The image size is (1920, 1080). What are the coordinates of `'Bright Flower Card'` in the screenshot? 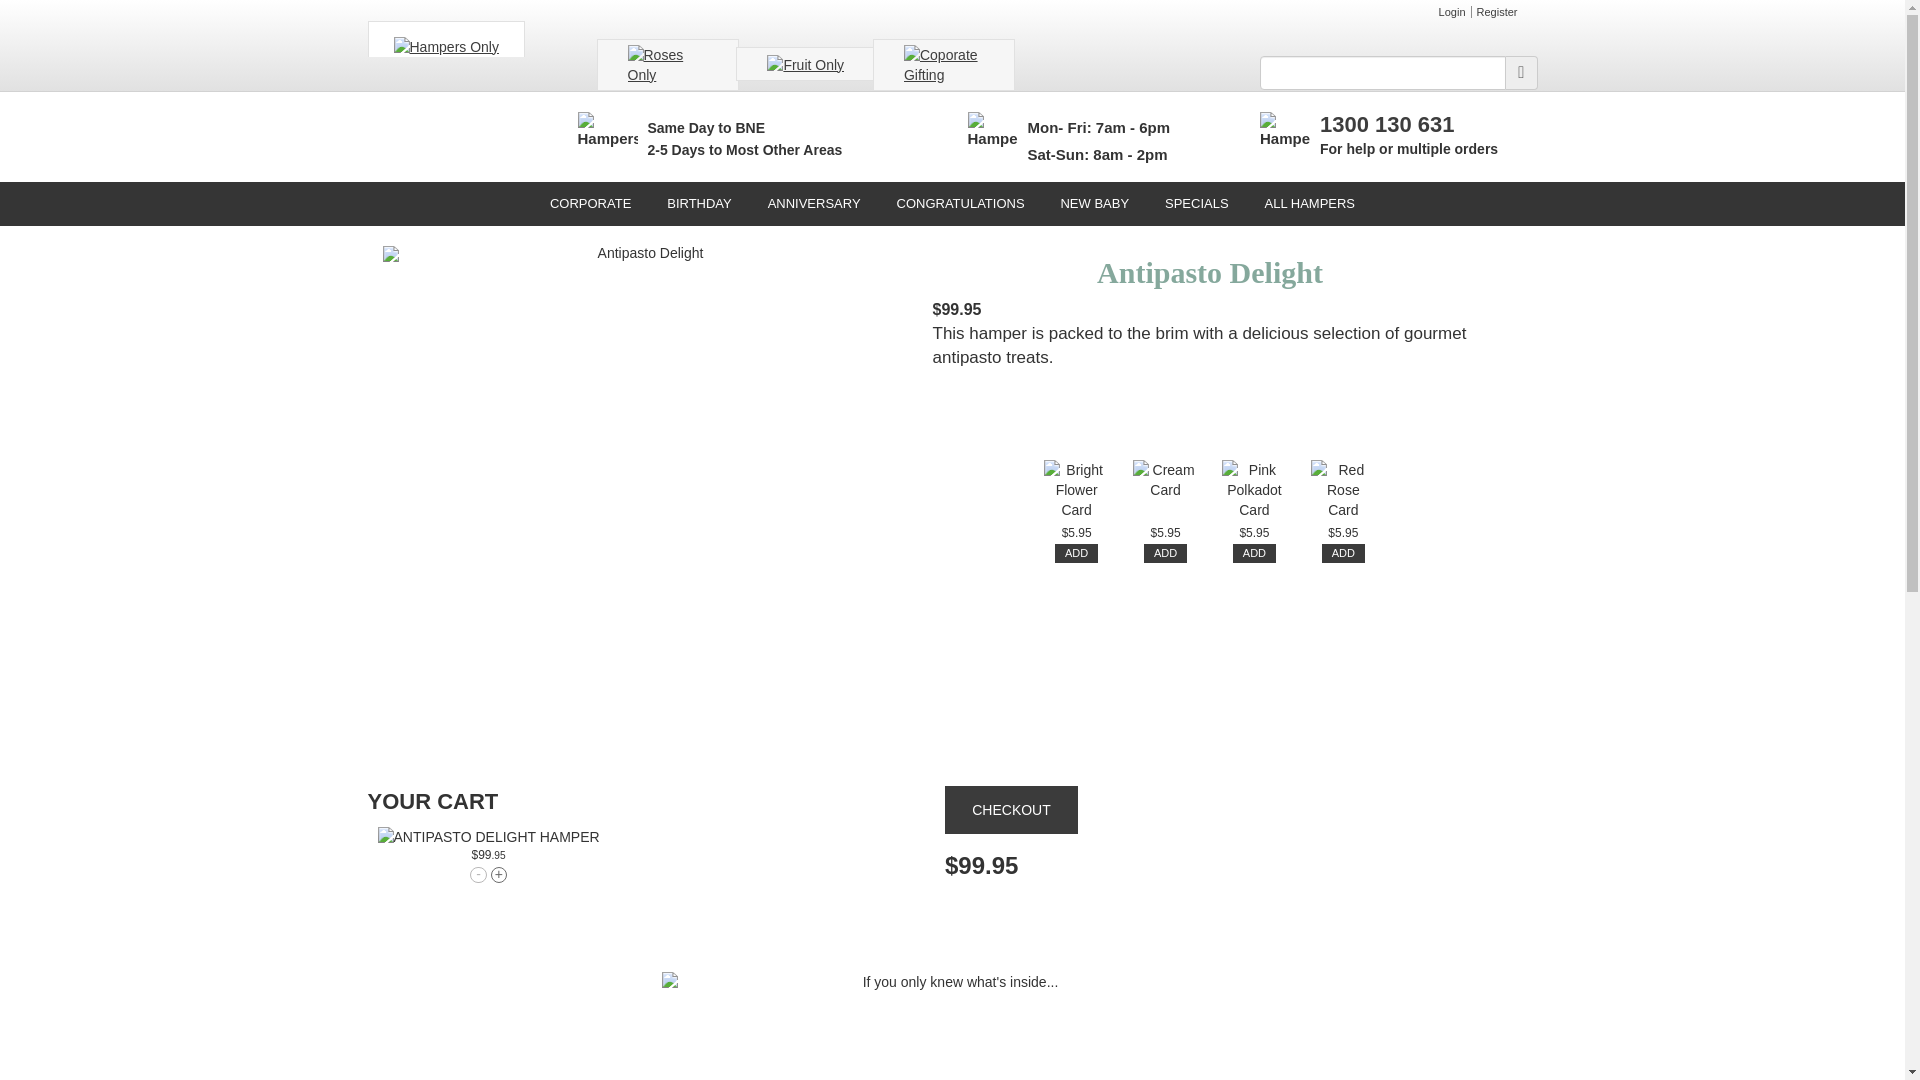 It's located at (1075, 492).